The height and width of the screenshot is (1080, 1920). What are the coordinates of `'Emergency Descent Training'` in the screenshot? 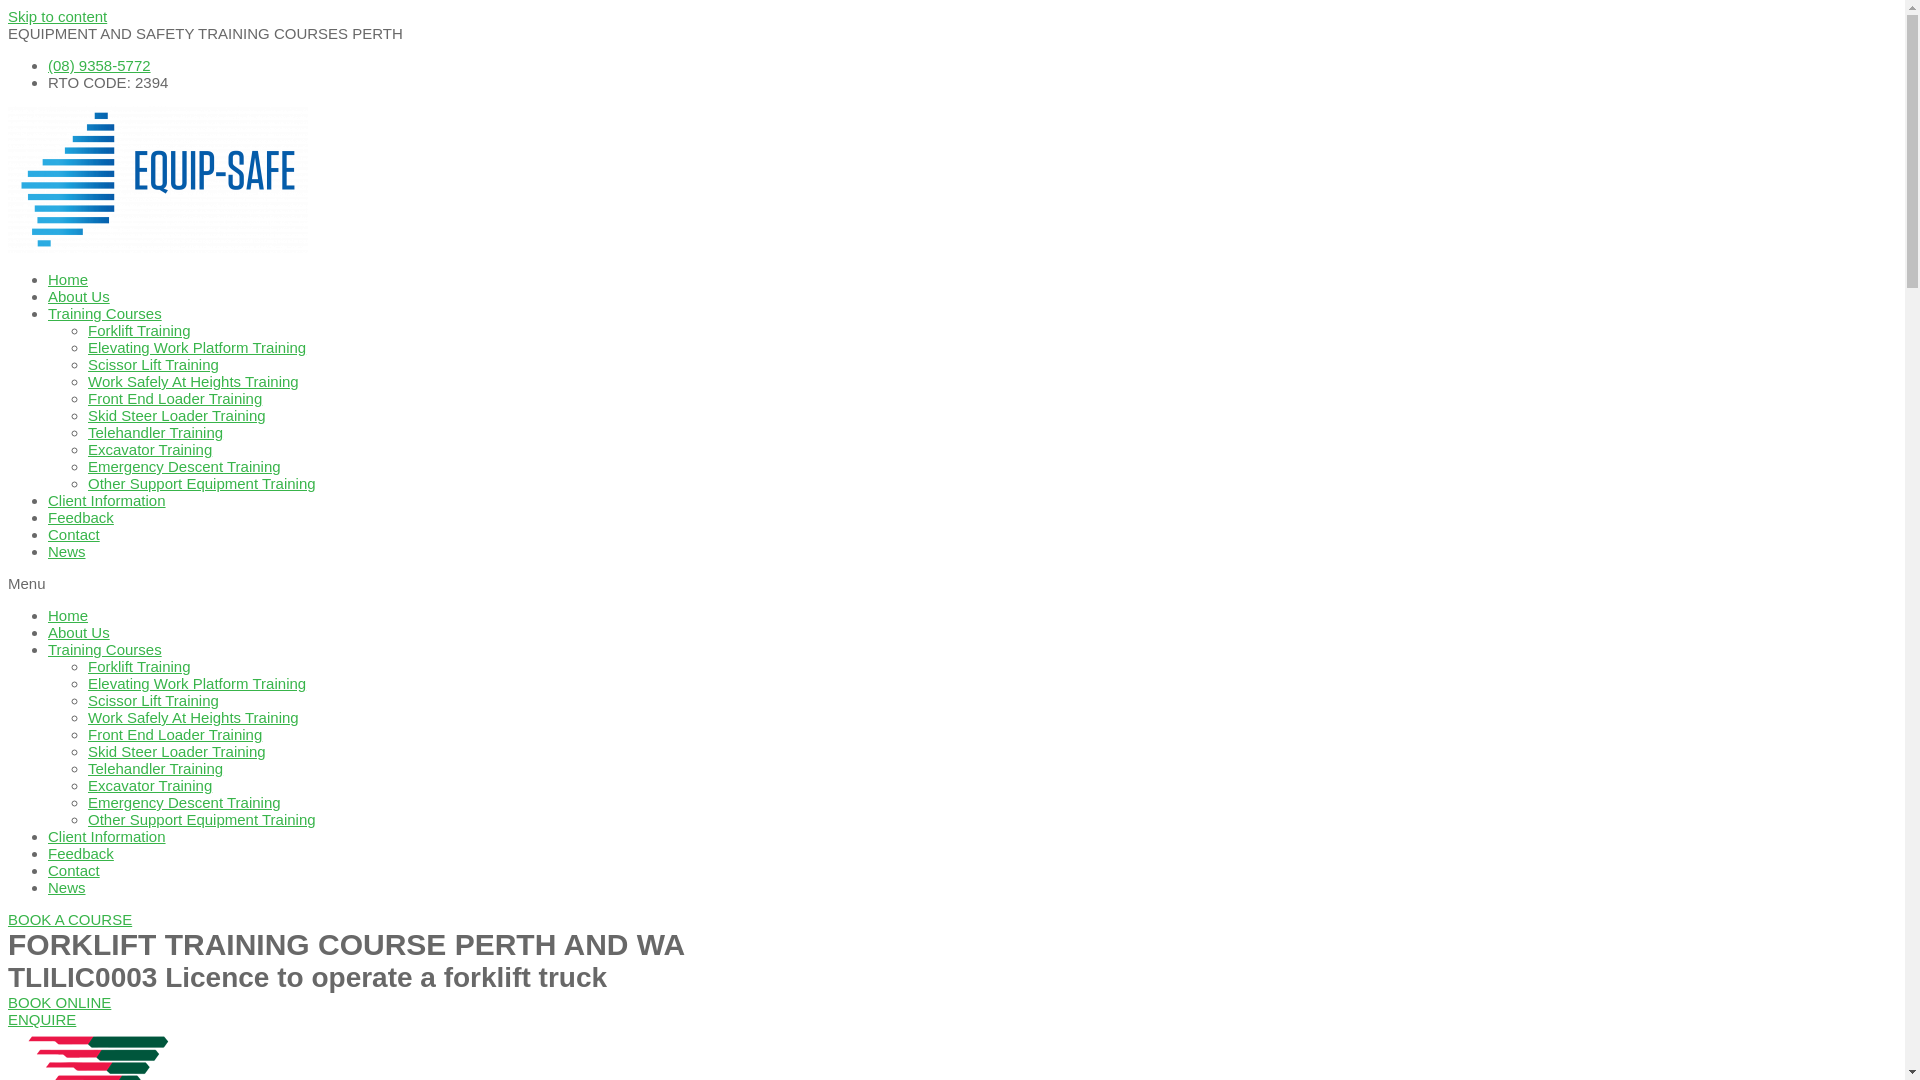 It's located at (184, 801).